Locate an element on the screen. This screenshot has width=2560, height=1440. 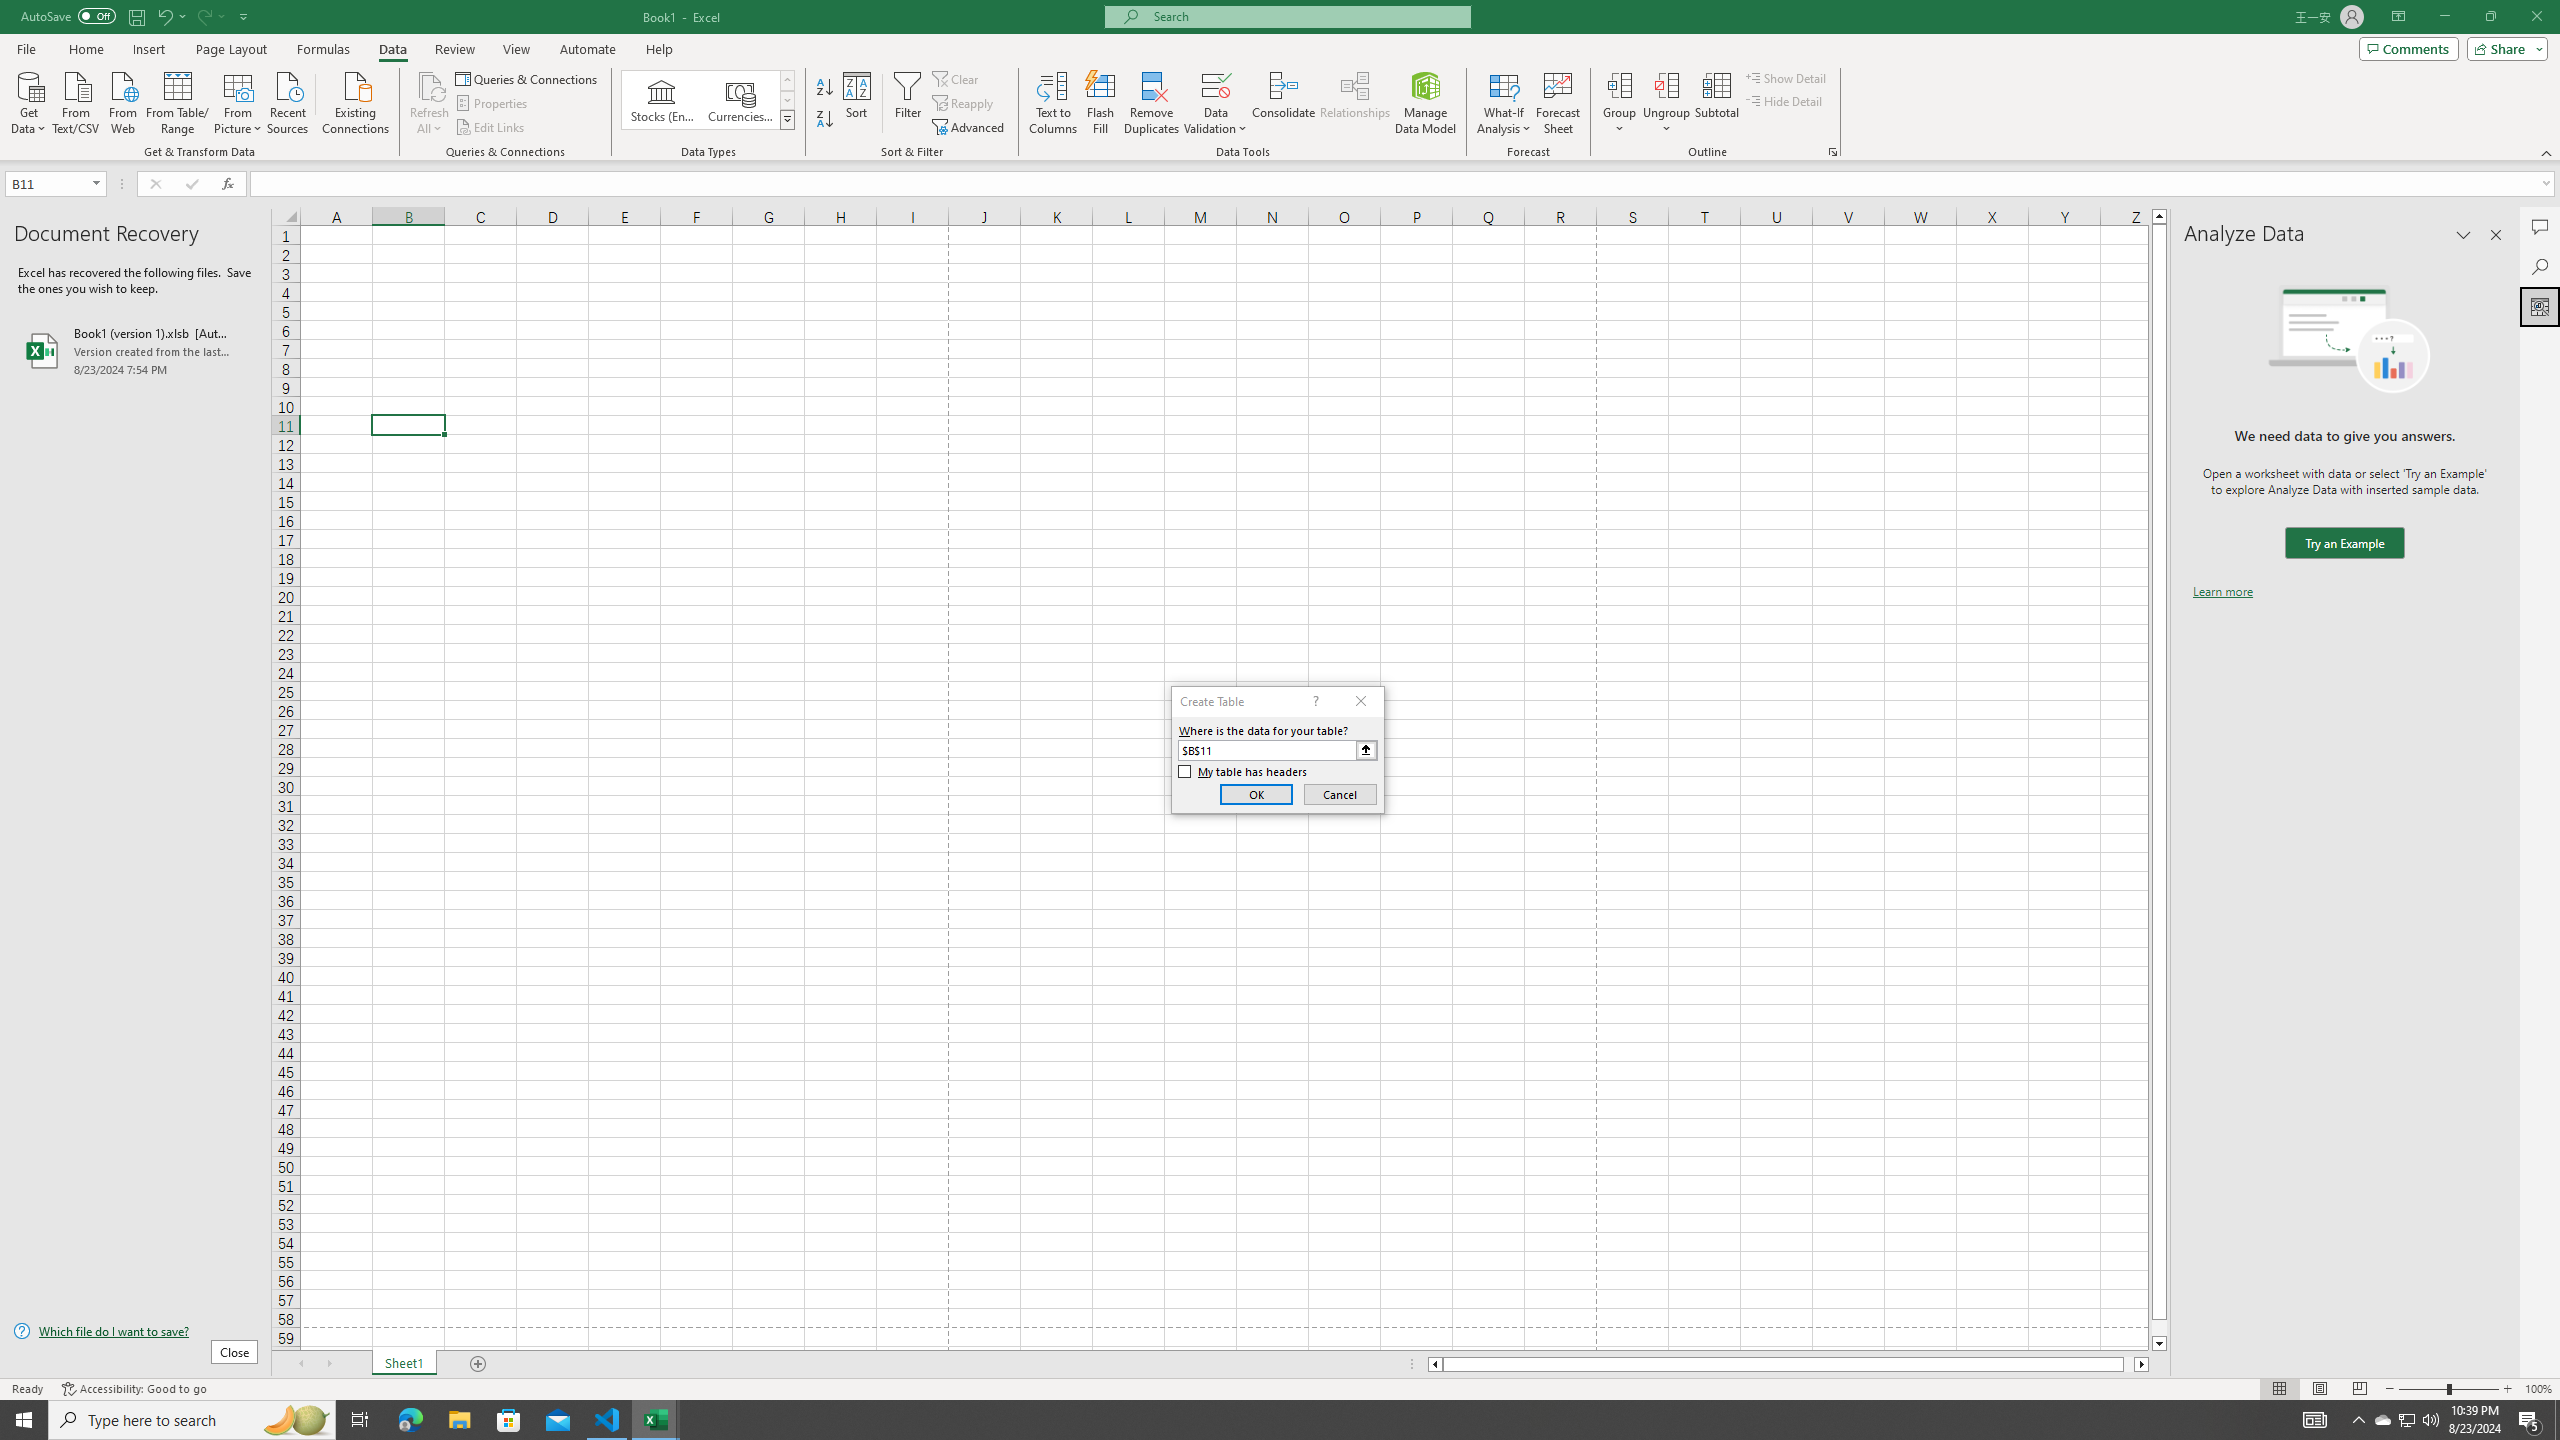
'Row Down' is located at coordinates (787, 99).